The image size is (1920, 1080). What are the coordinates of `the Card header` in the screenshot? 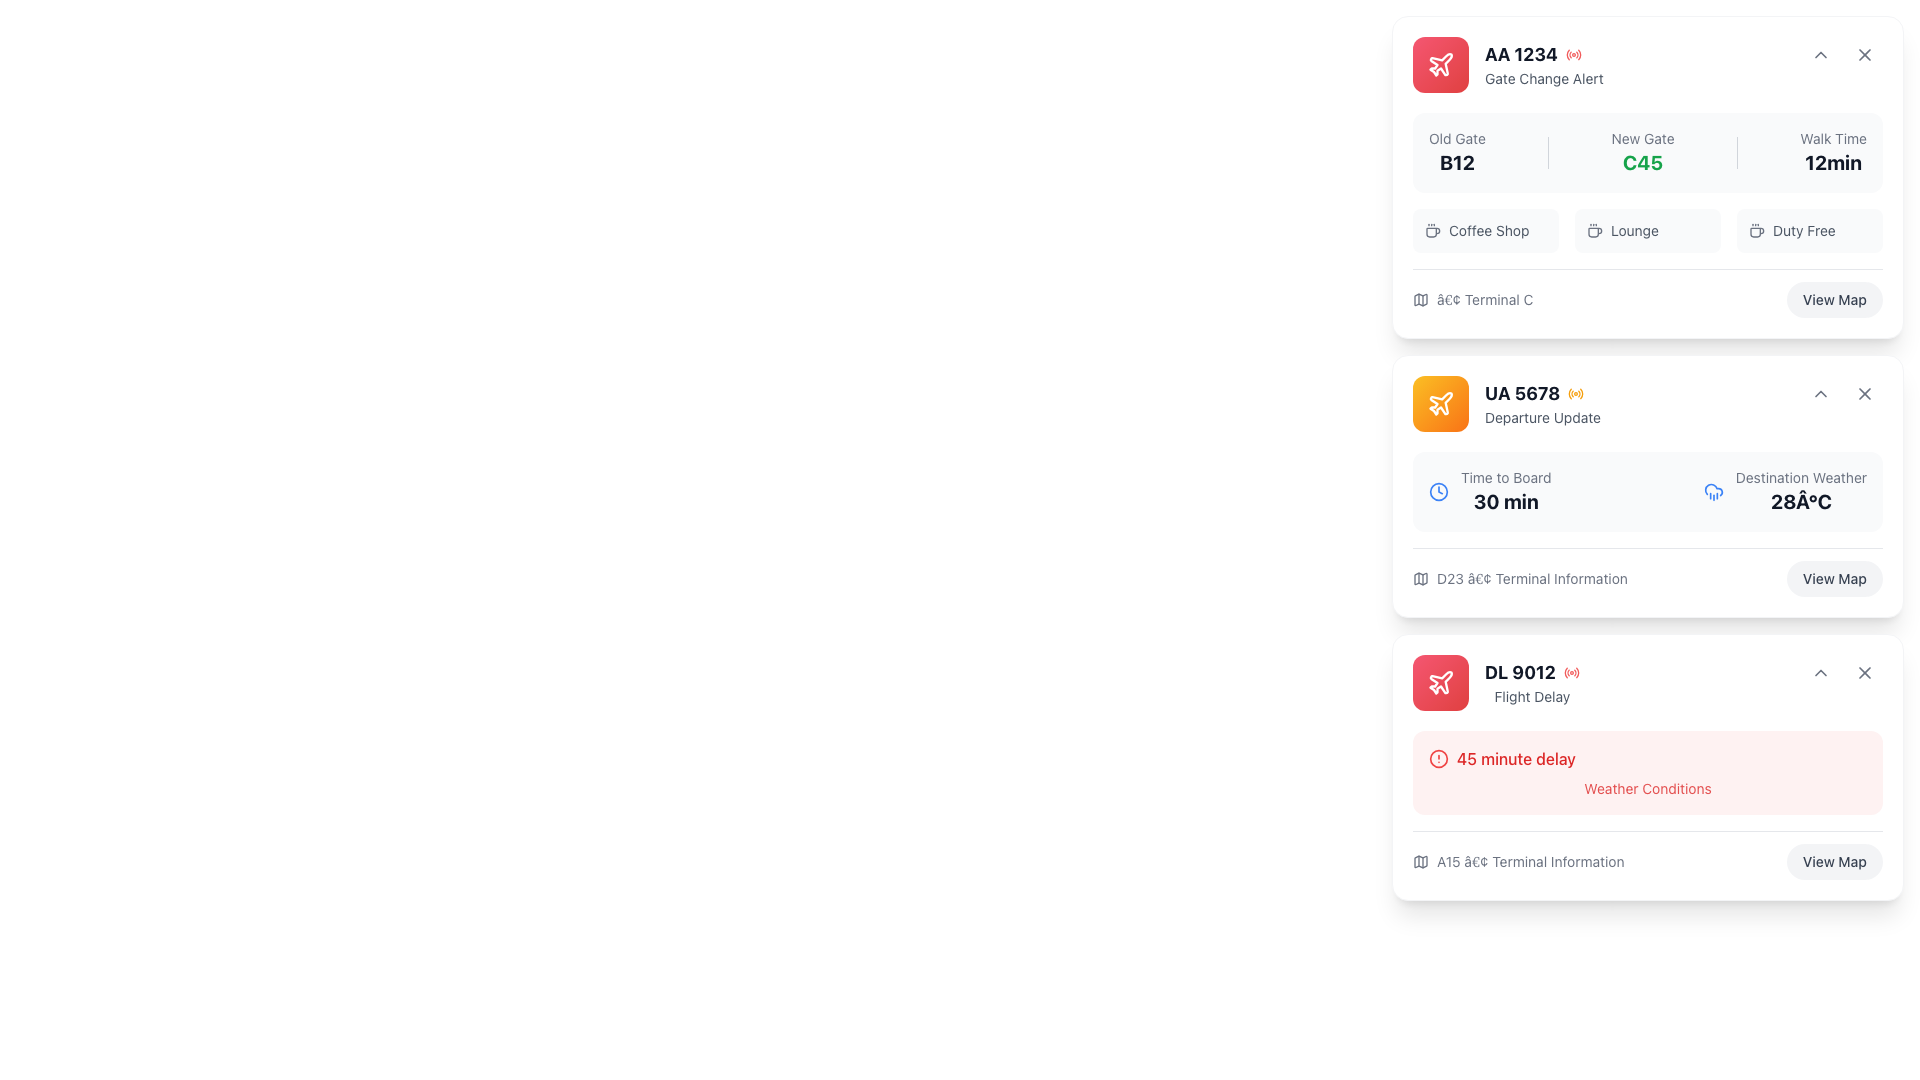 It's located at (1507, 404).